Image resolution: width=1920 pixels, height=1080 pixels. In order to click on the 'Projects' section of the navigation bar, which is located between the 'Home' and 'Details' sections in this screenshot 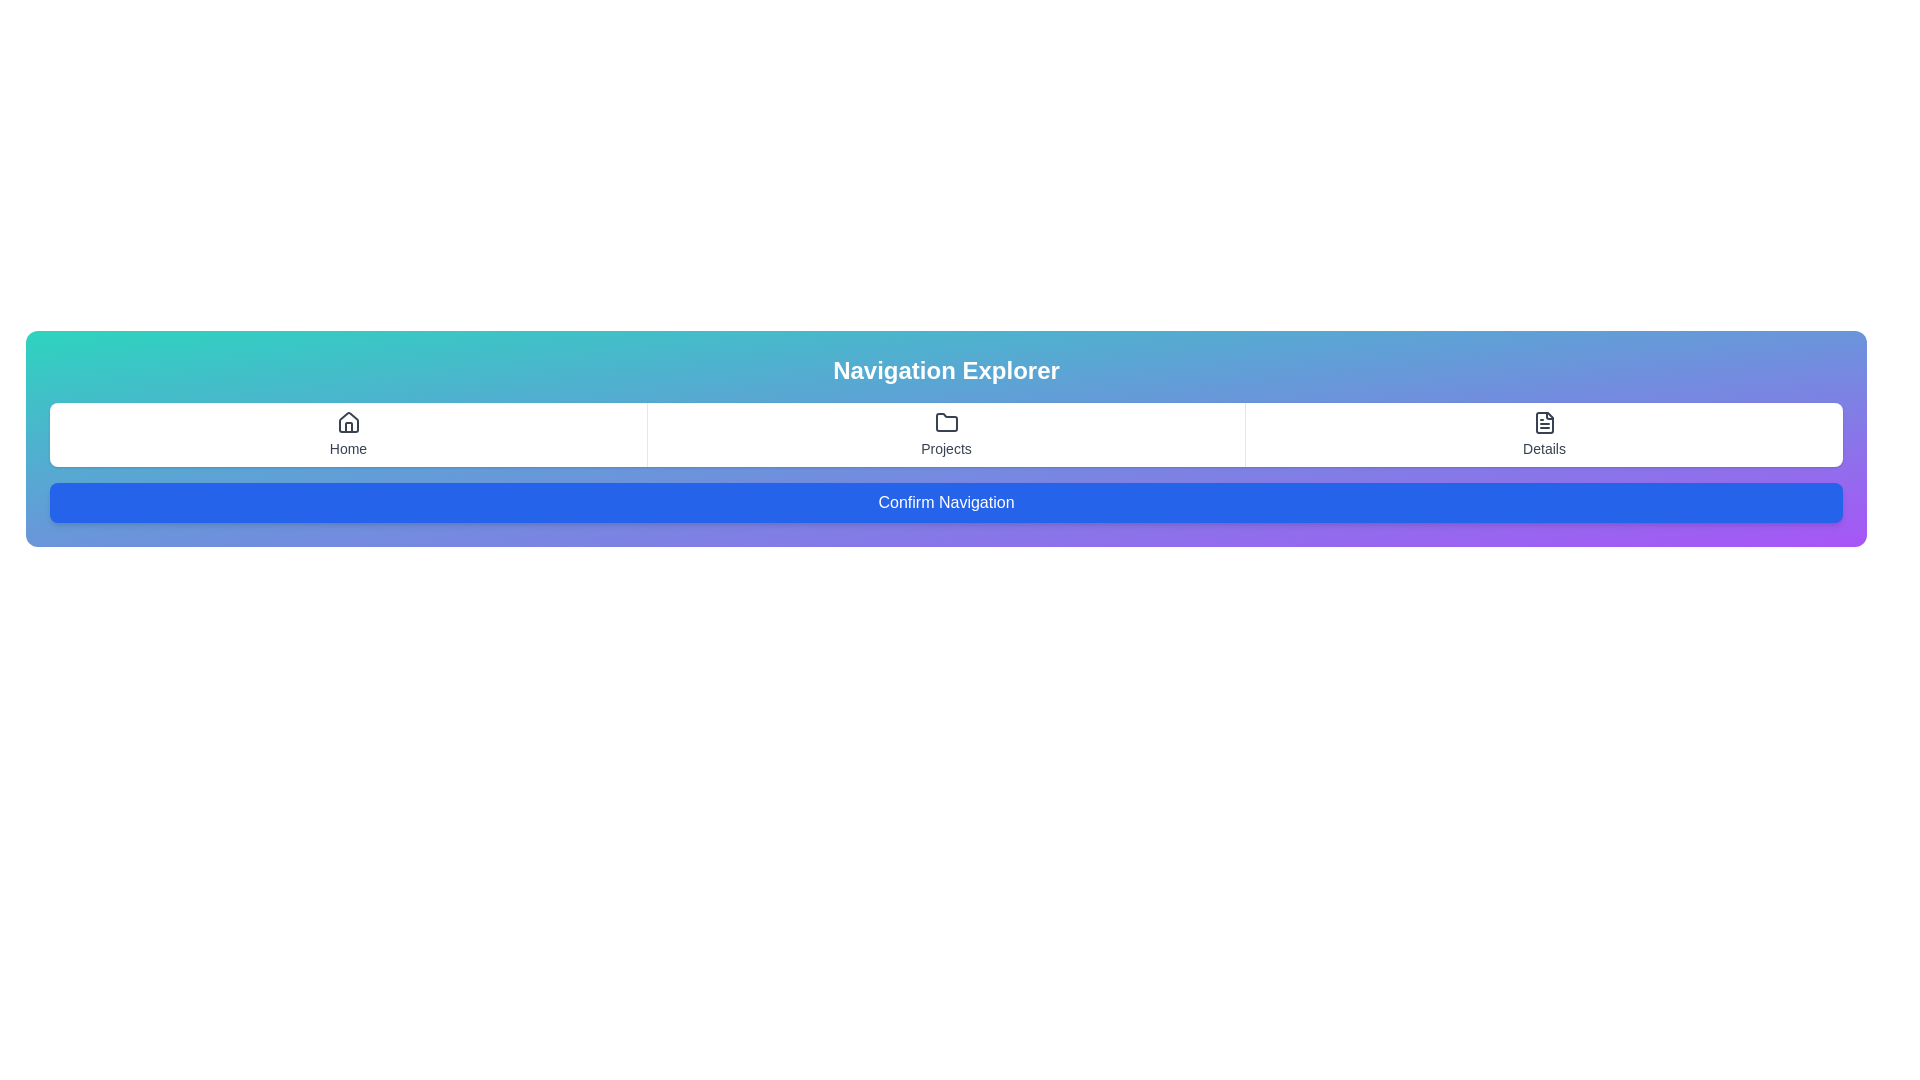, I will do `click(944, 434)`.